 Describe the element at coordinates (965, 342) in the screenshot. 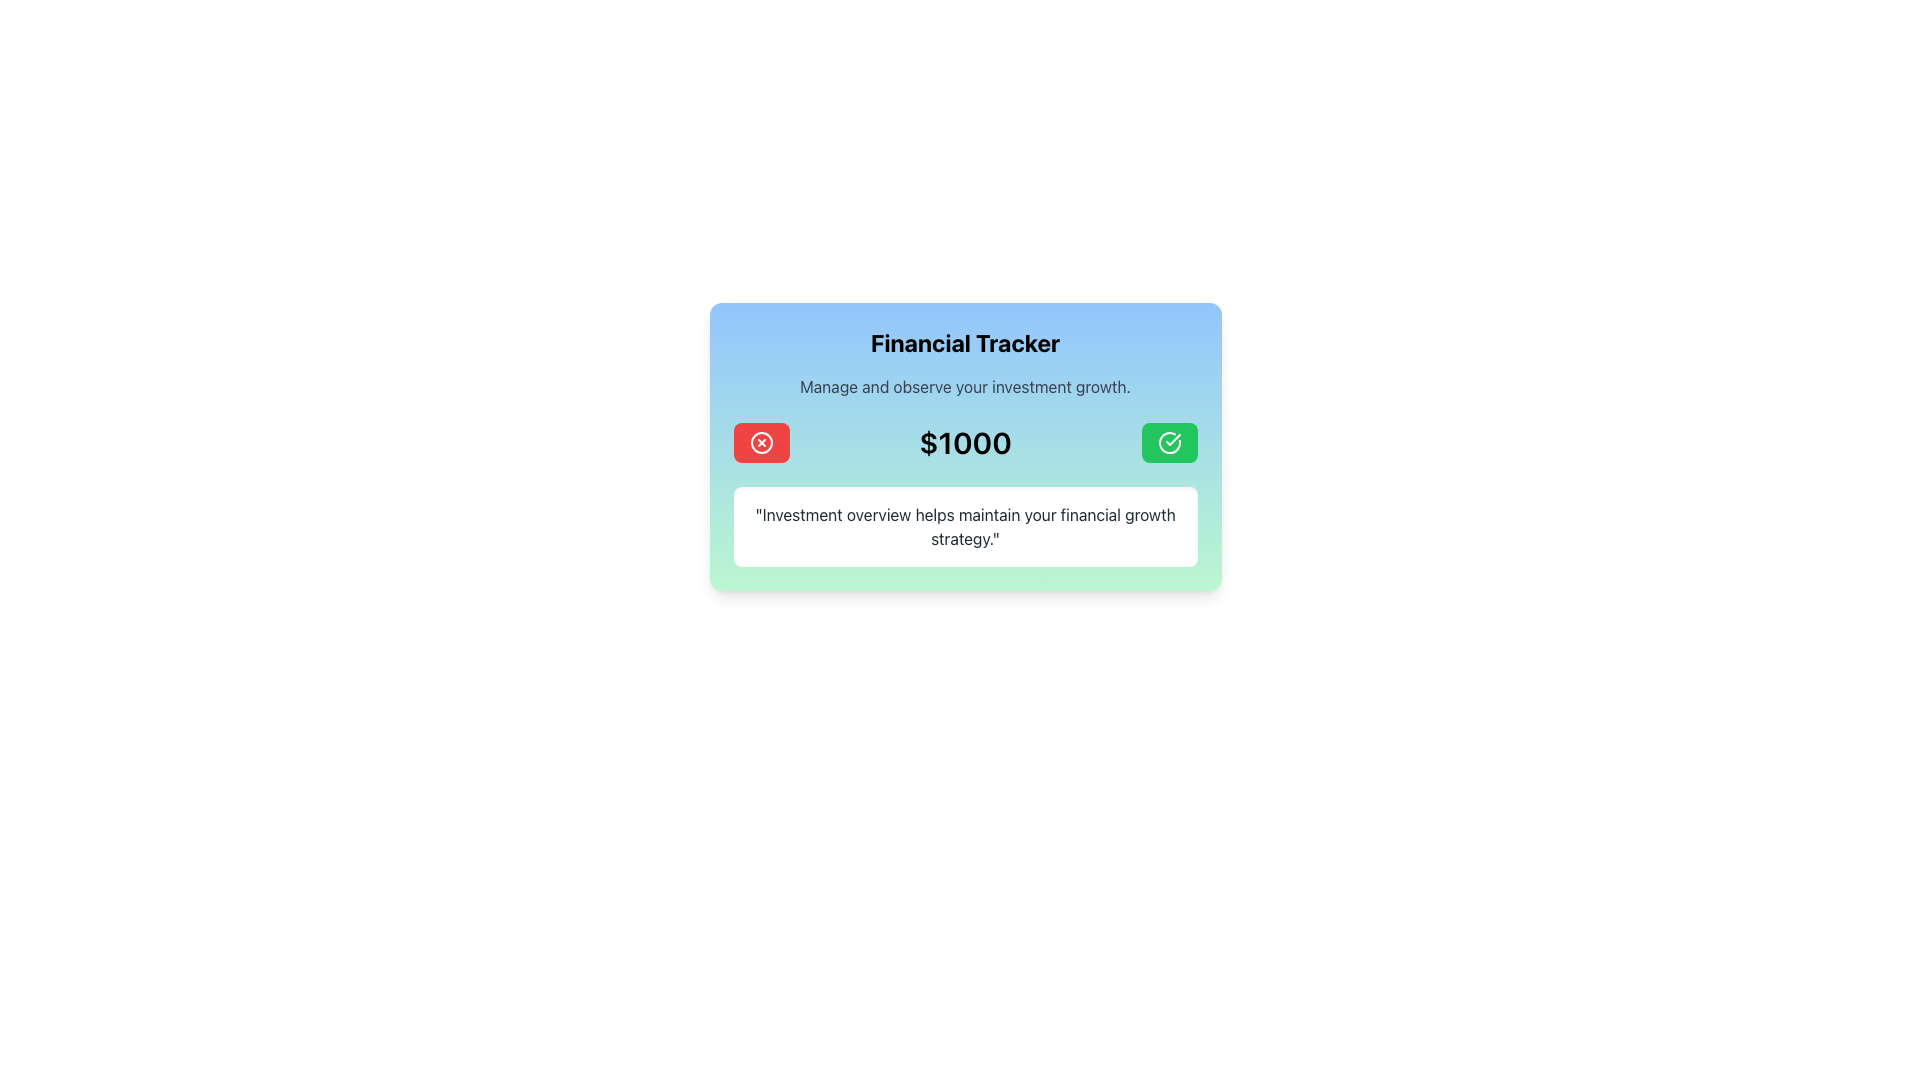

I see `the header text displaying 'Financial Tracker' which is in bold and large font, located at the top-center of the card with a light blue background` at that location.